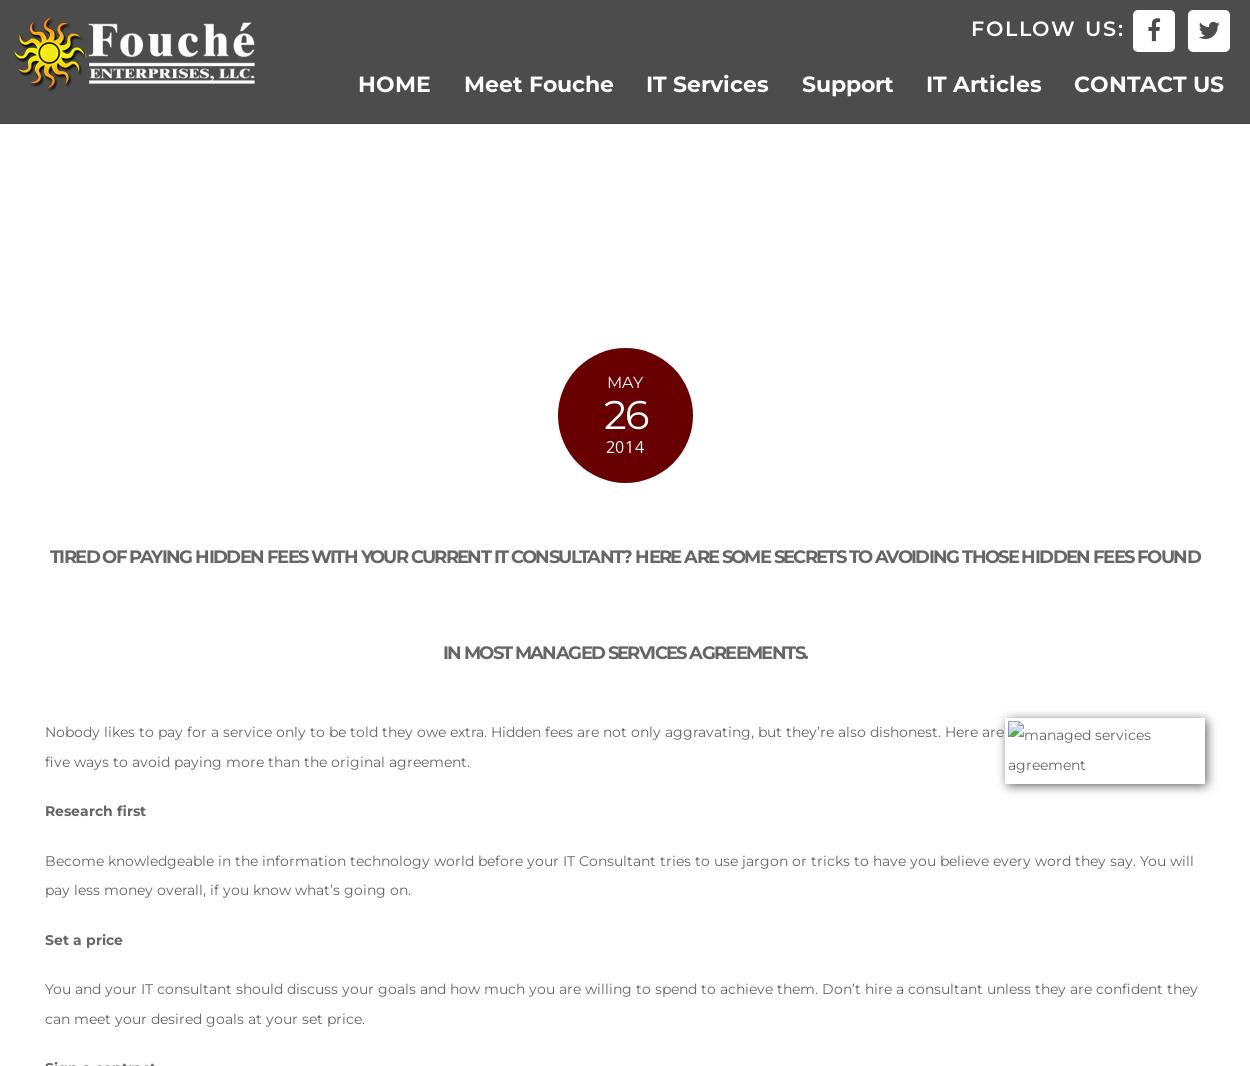 The width and height of the screenshot is (1250, 1066). I want to click on 'Support', so click(846, 83).